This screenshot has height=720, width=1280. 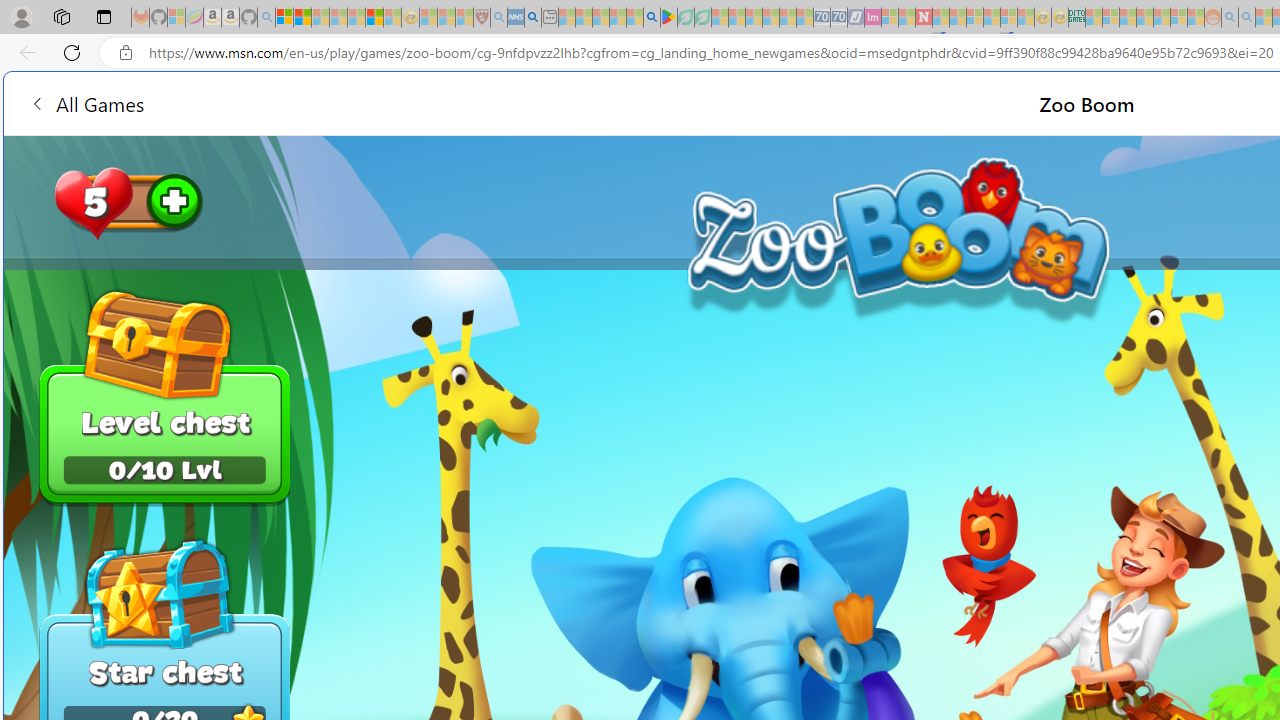 I want to click on 'All Games', so click(x=85, y=103).